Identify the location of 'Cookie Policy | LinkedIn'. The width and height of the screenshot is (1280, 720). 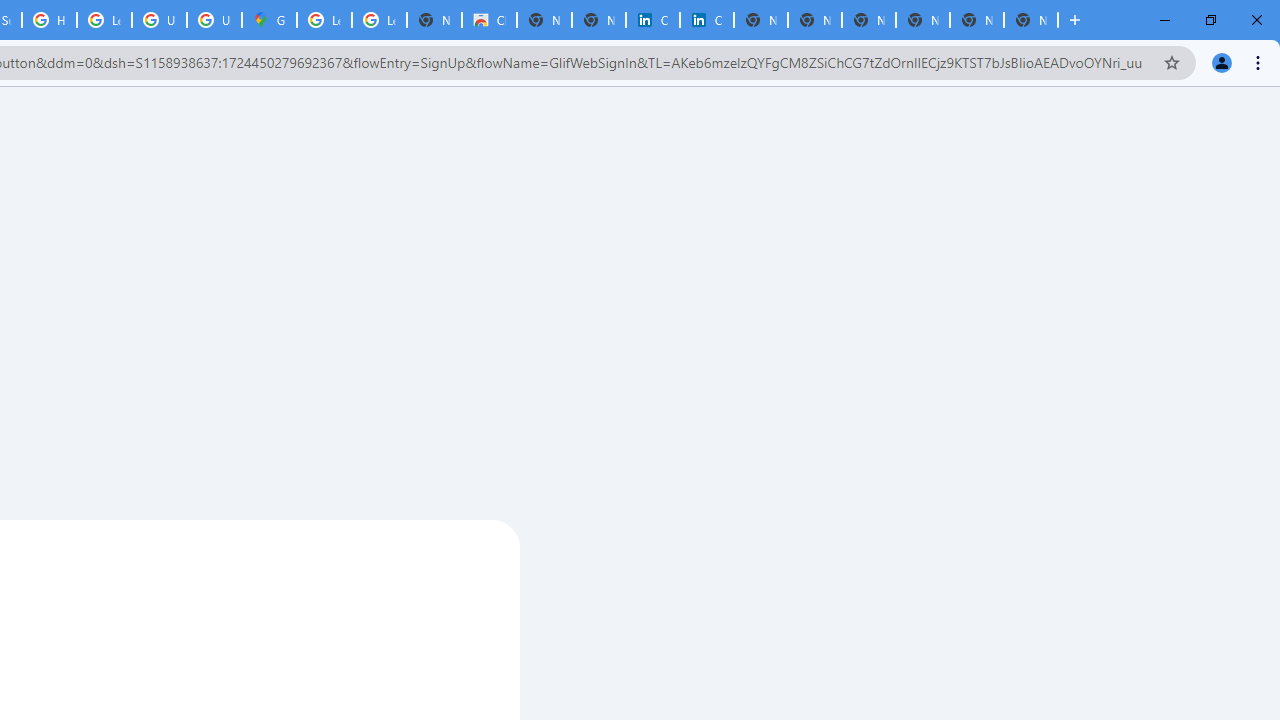
(652, 20).